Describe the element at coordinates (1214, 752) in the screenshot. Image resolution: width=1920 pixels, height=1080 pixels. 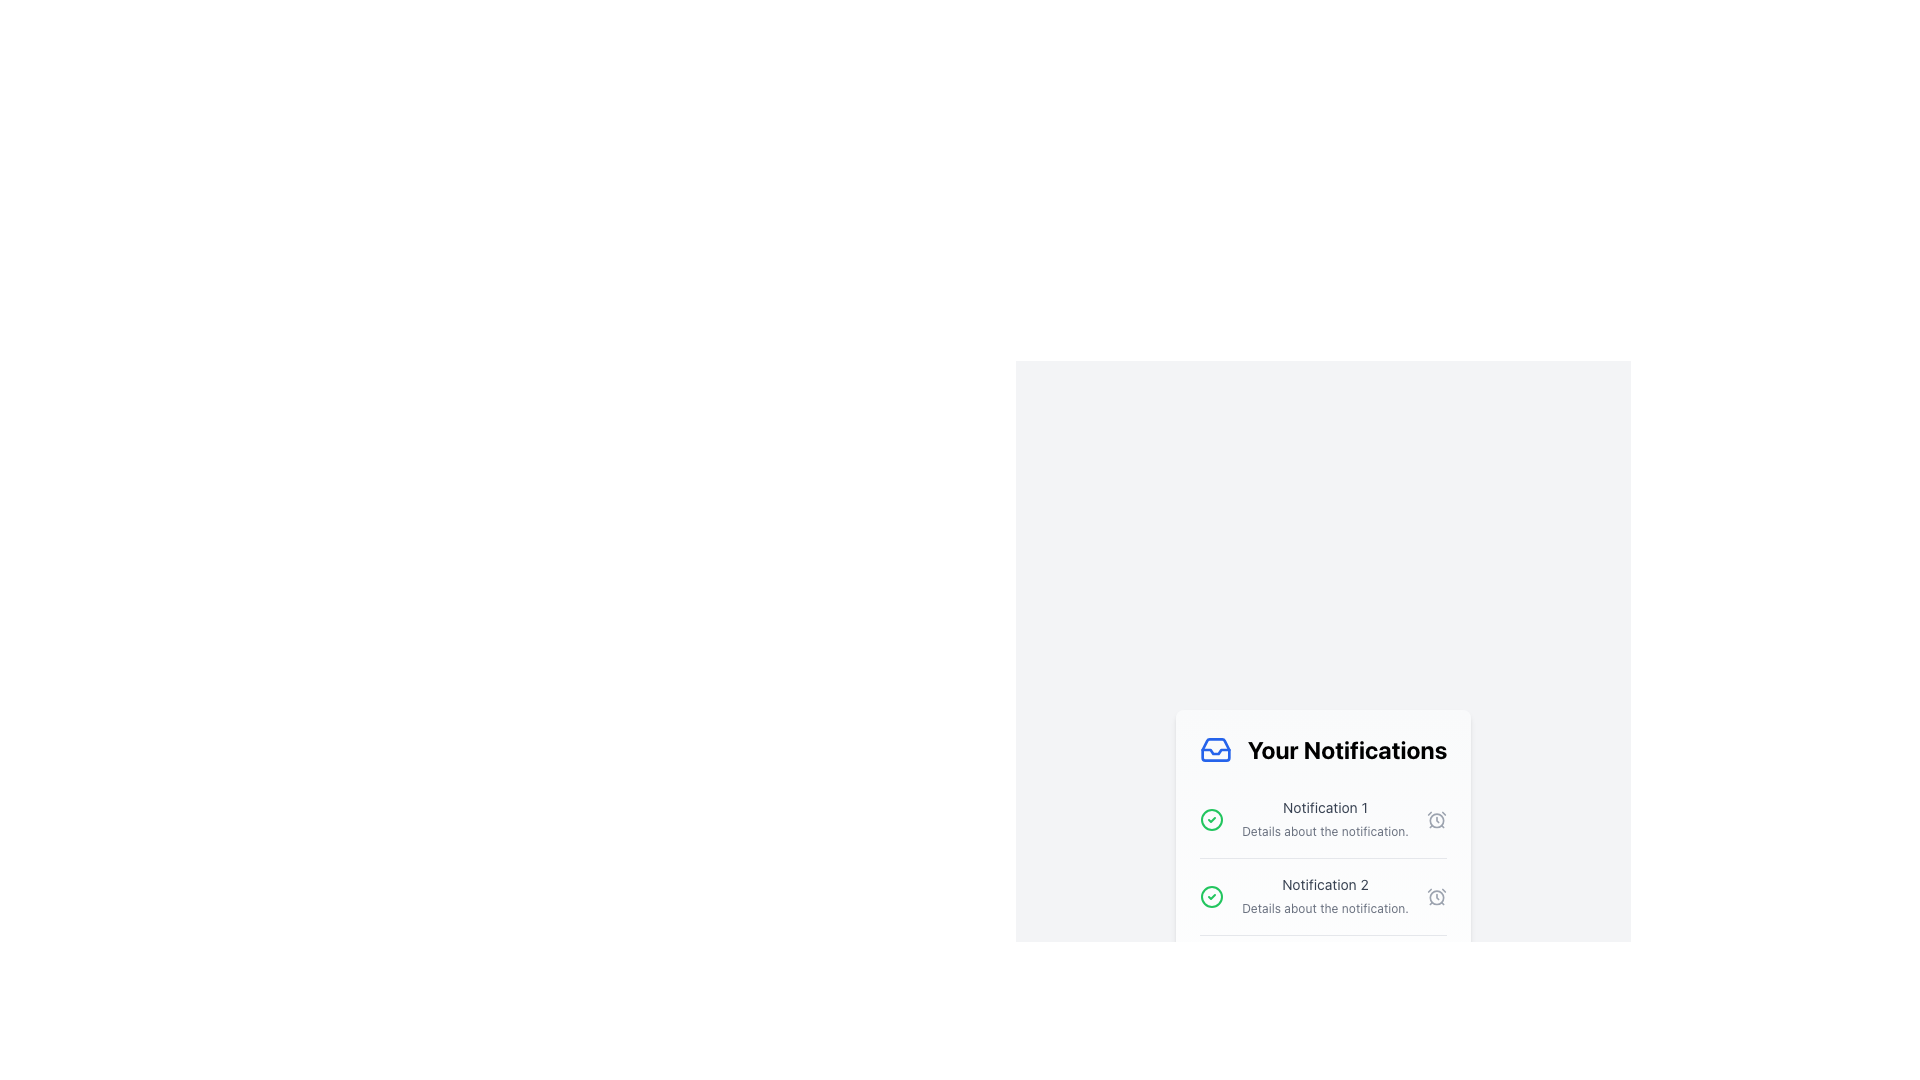
I see `the blue triangular arrow (chevron) shape located at the lower portion of the inbox icon, which is part of the 'Your Notifications' panel` at that location.